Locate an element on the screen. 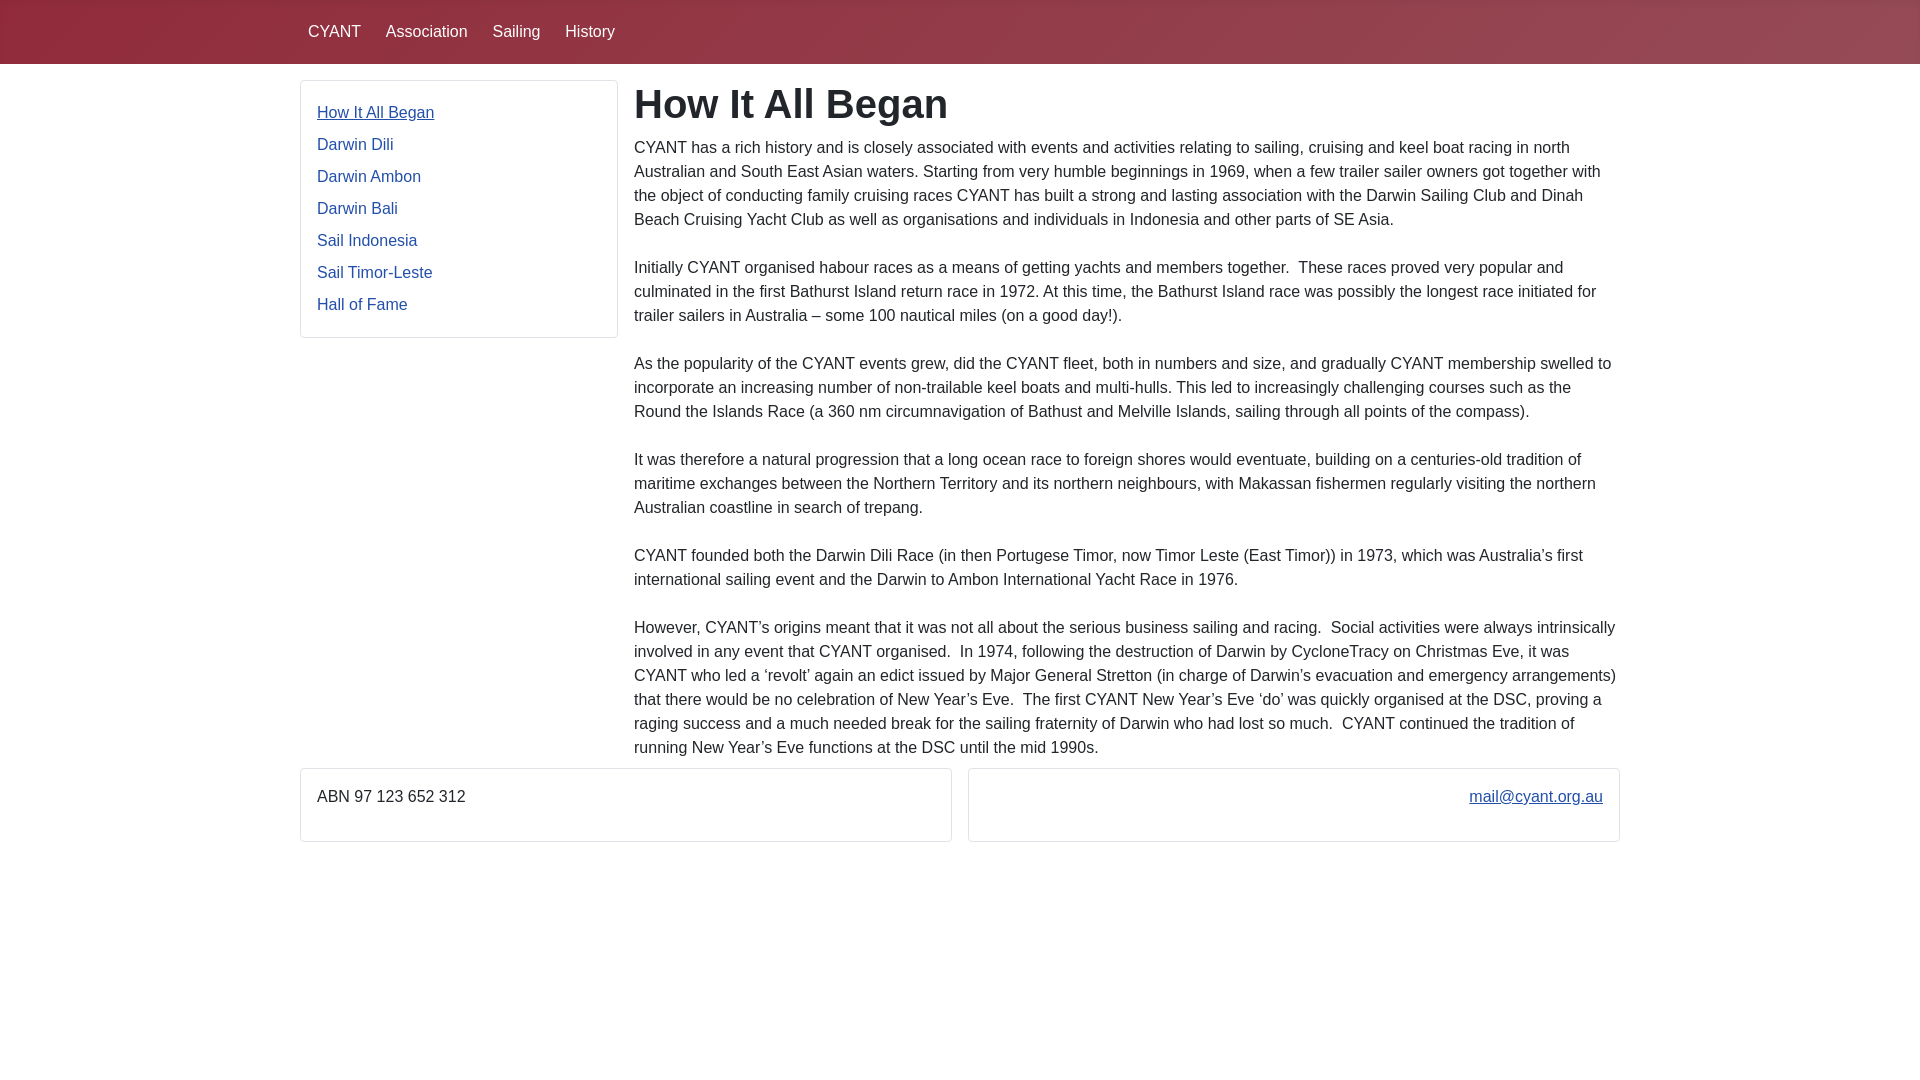 This screenshot has height=1080, width=1920. 'How It All Began' is located at coordinates (375, 112).